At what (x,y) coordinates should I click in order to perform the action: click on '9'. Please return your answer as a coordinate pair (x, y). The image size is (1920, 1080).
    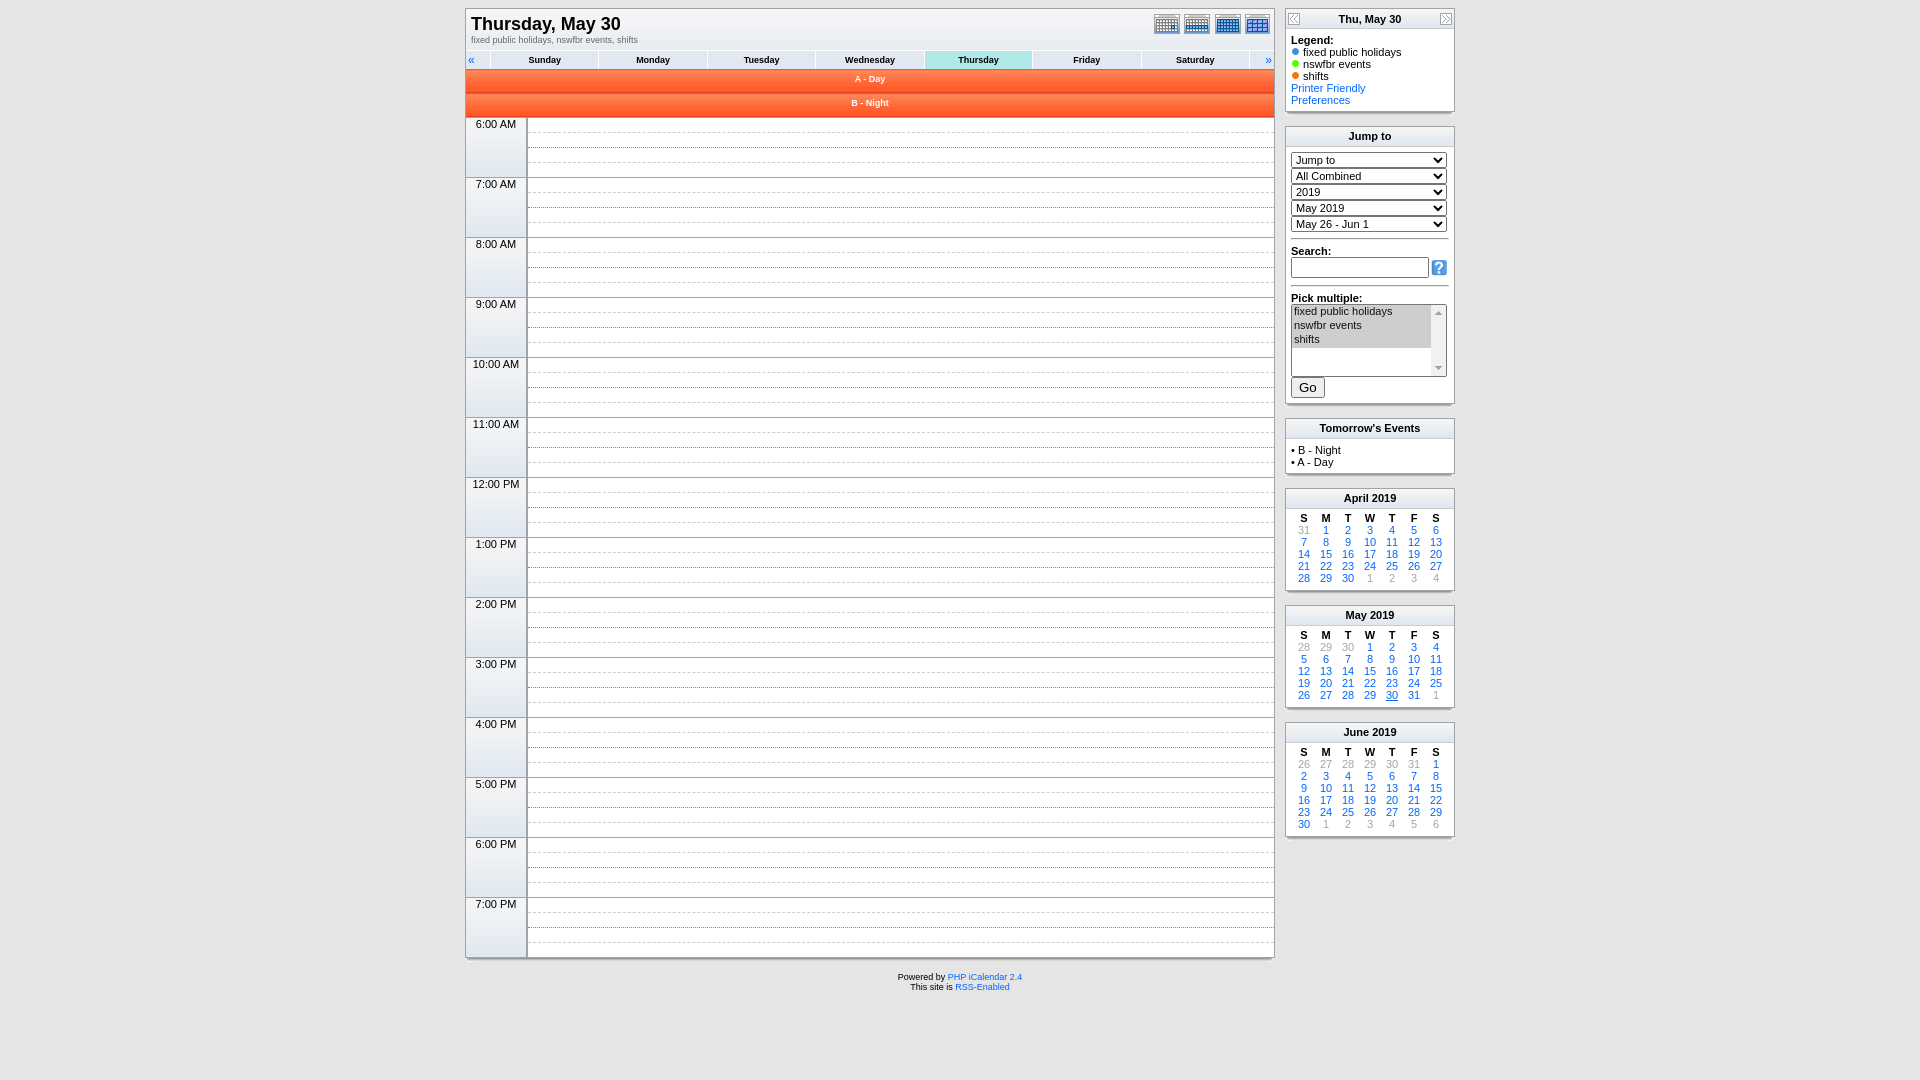
    Looking at the image, I should click on (1391, 659).